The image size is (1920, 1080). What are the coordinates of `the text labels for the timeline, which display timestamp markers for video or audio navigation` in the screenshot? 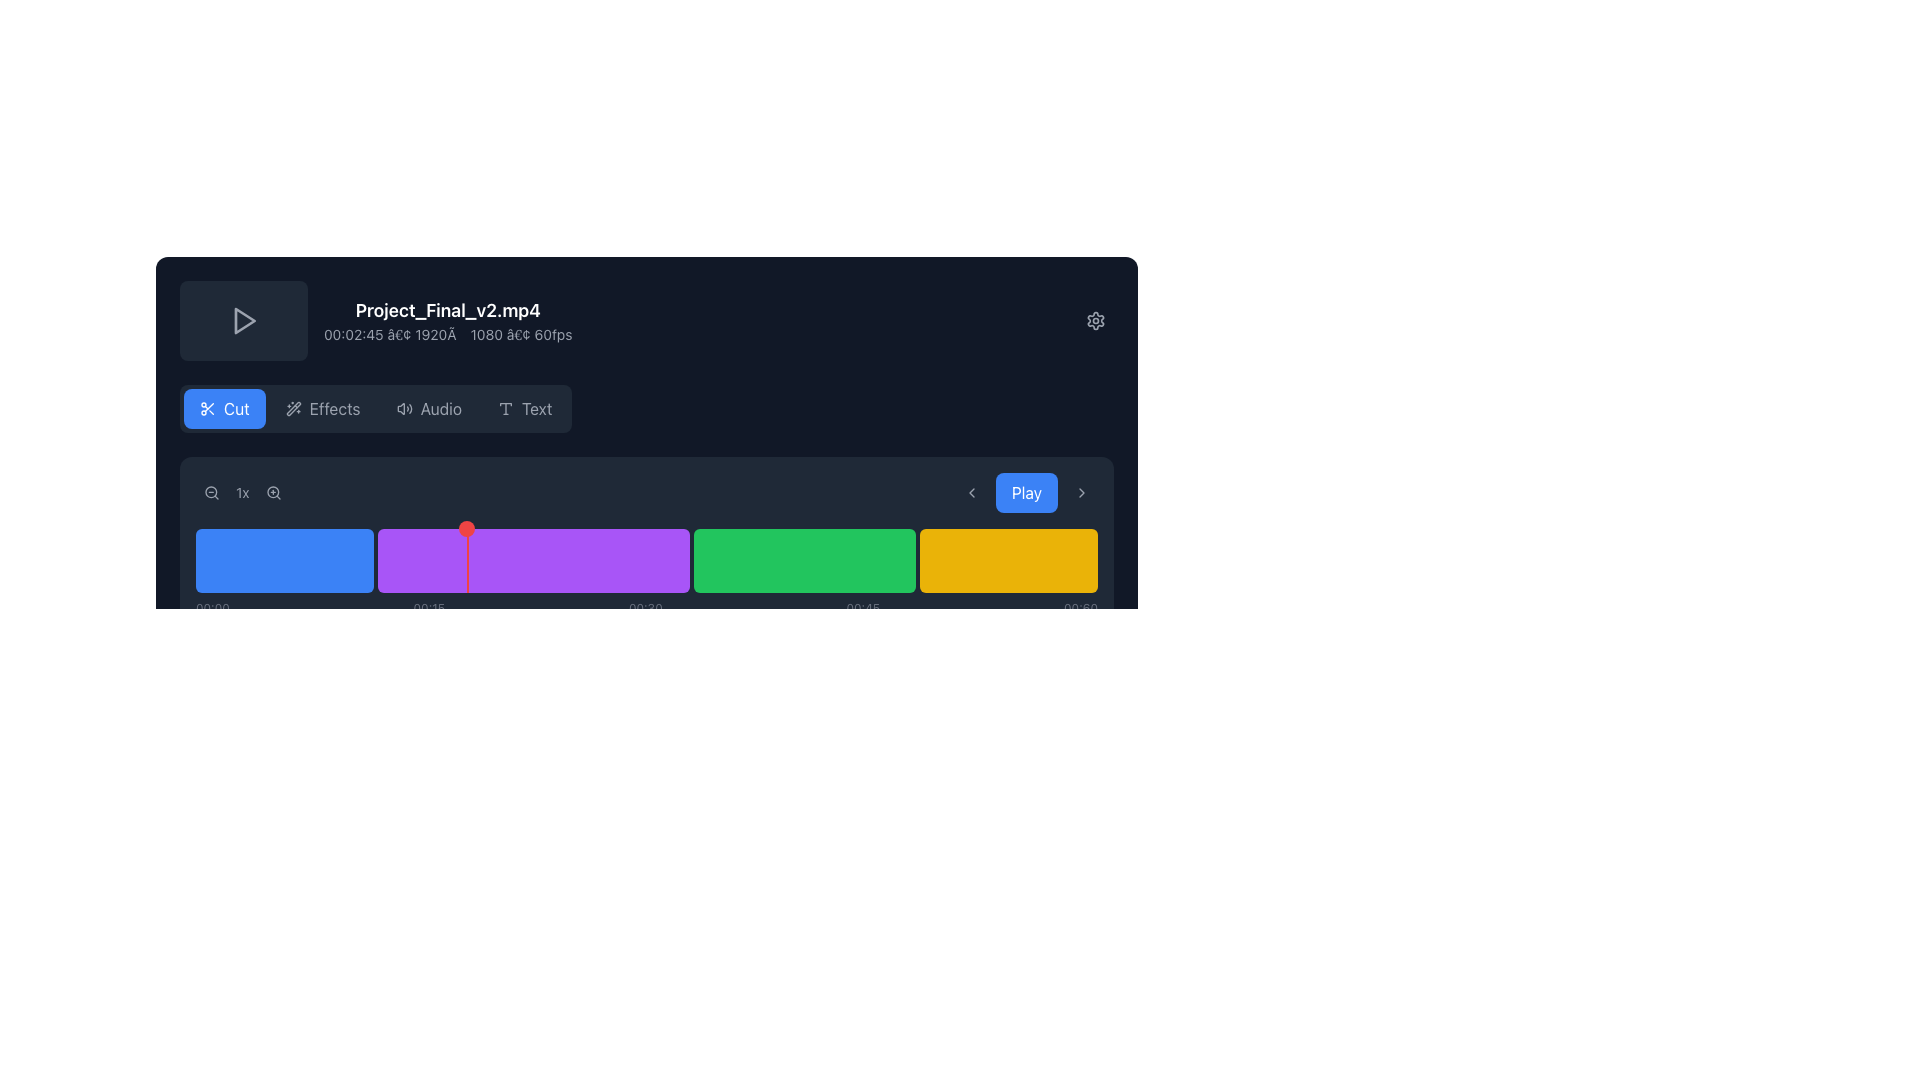 It's located at (647, 608).